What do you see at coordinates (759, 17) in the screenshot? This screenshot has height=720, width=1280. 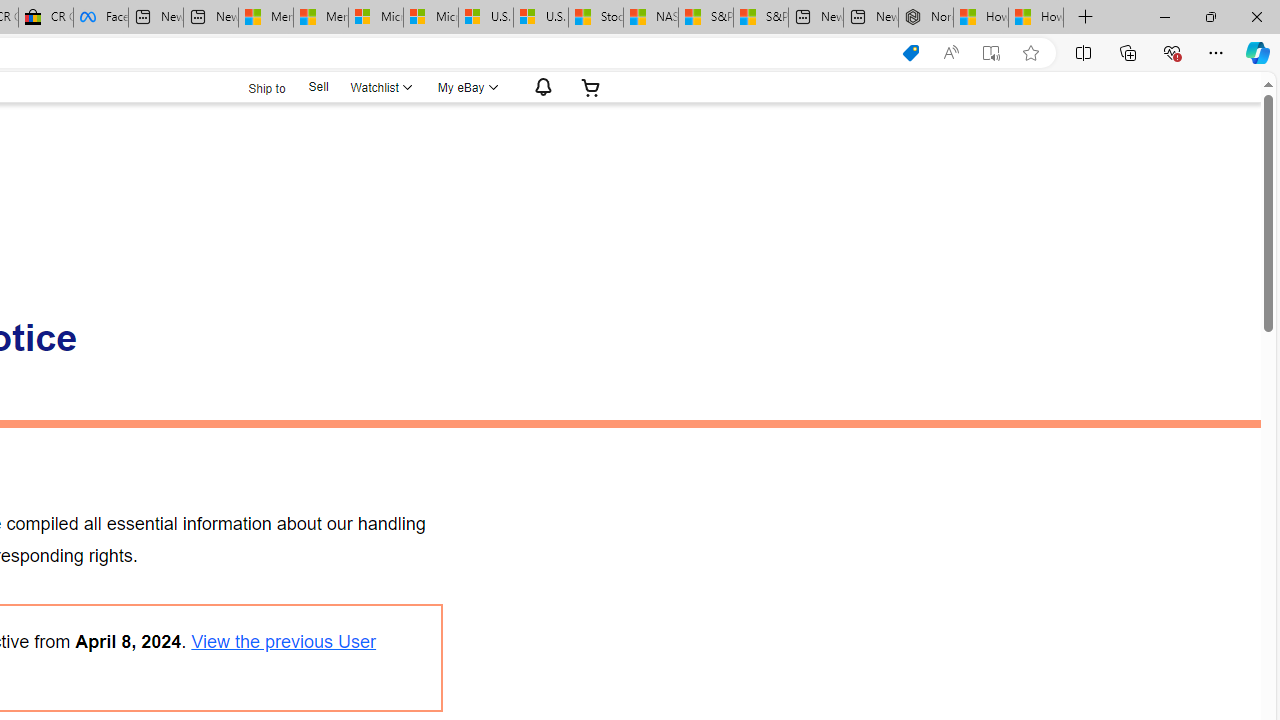 I see `'S&P 500, Nasdaq end lower, weighed by Nvidia dip | Watch'` at bounding box center [759, 17].